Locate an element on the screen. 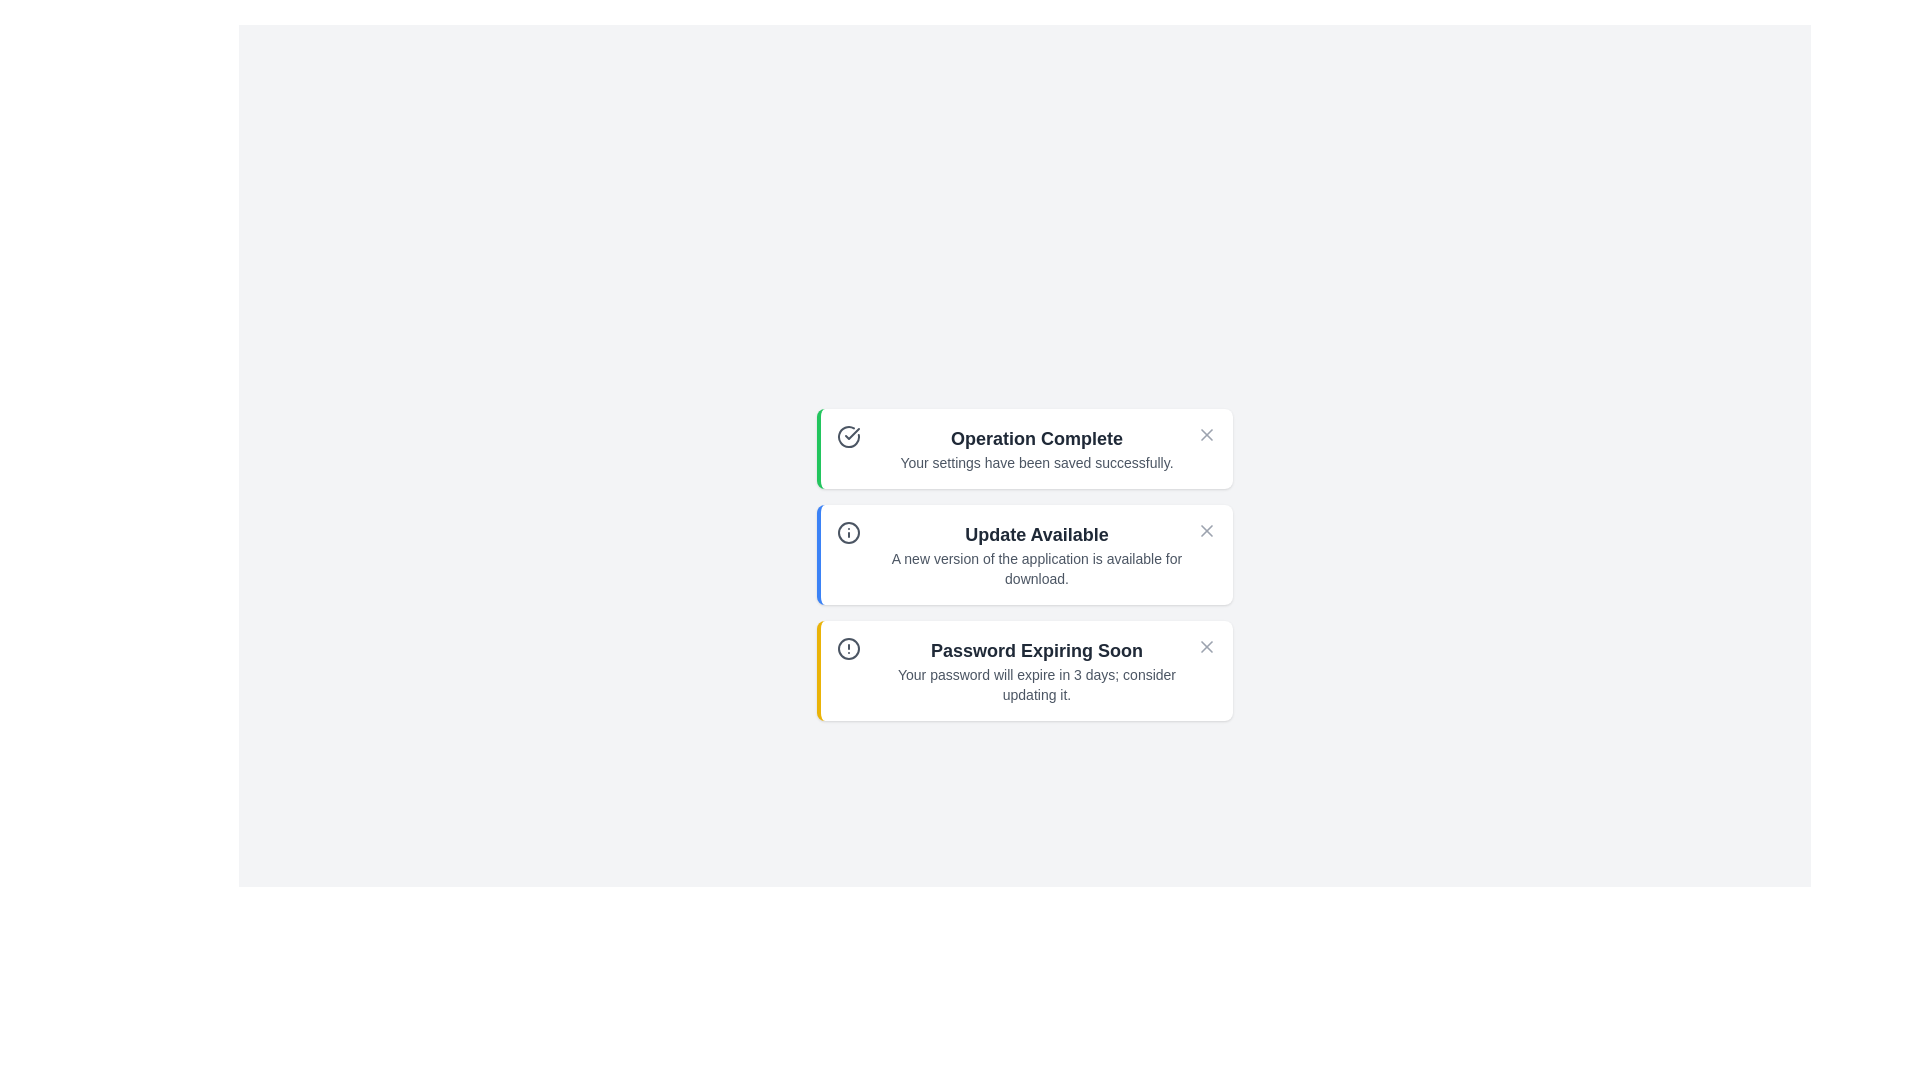 This screenshot has height=1080, width=1920. the text label displaying 'Your settings have been saved successfully.' which is located below the heading 'Operation Complete' in the notification card is located at coordinates (1036, 462).